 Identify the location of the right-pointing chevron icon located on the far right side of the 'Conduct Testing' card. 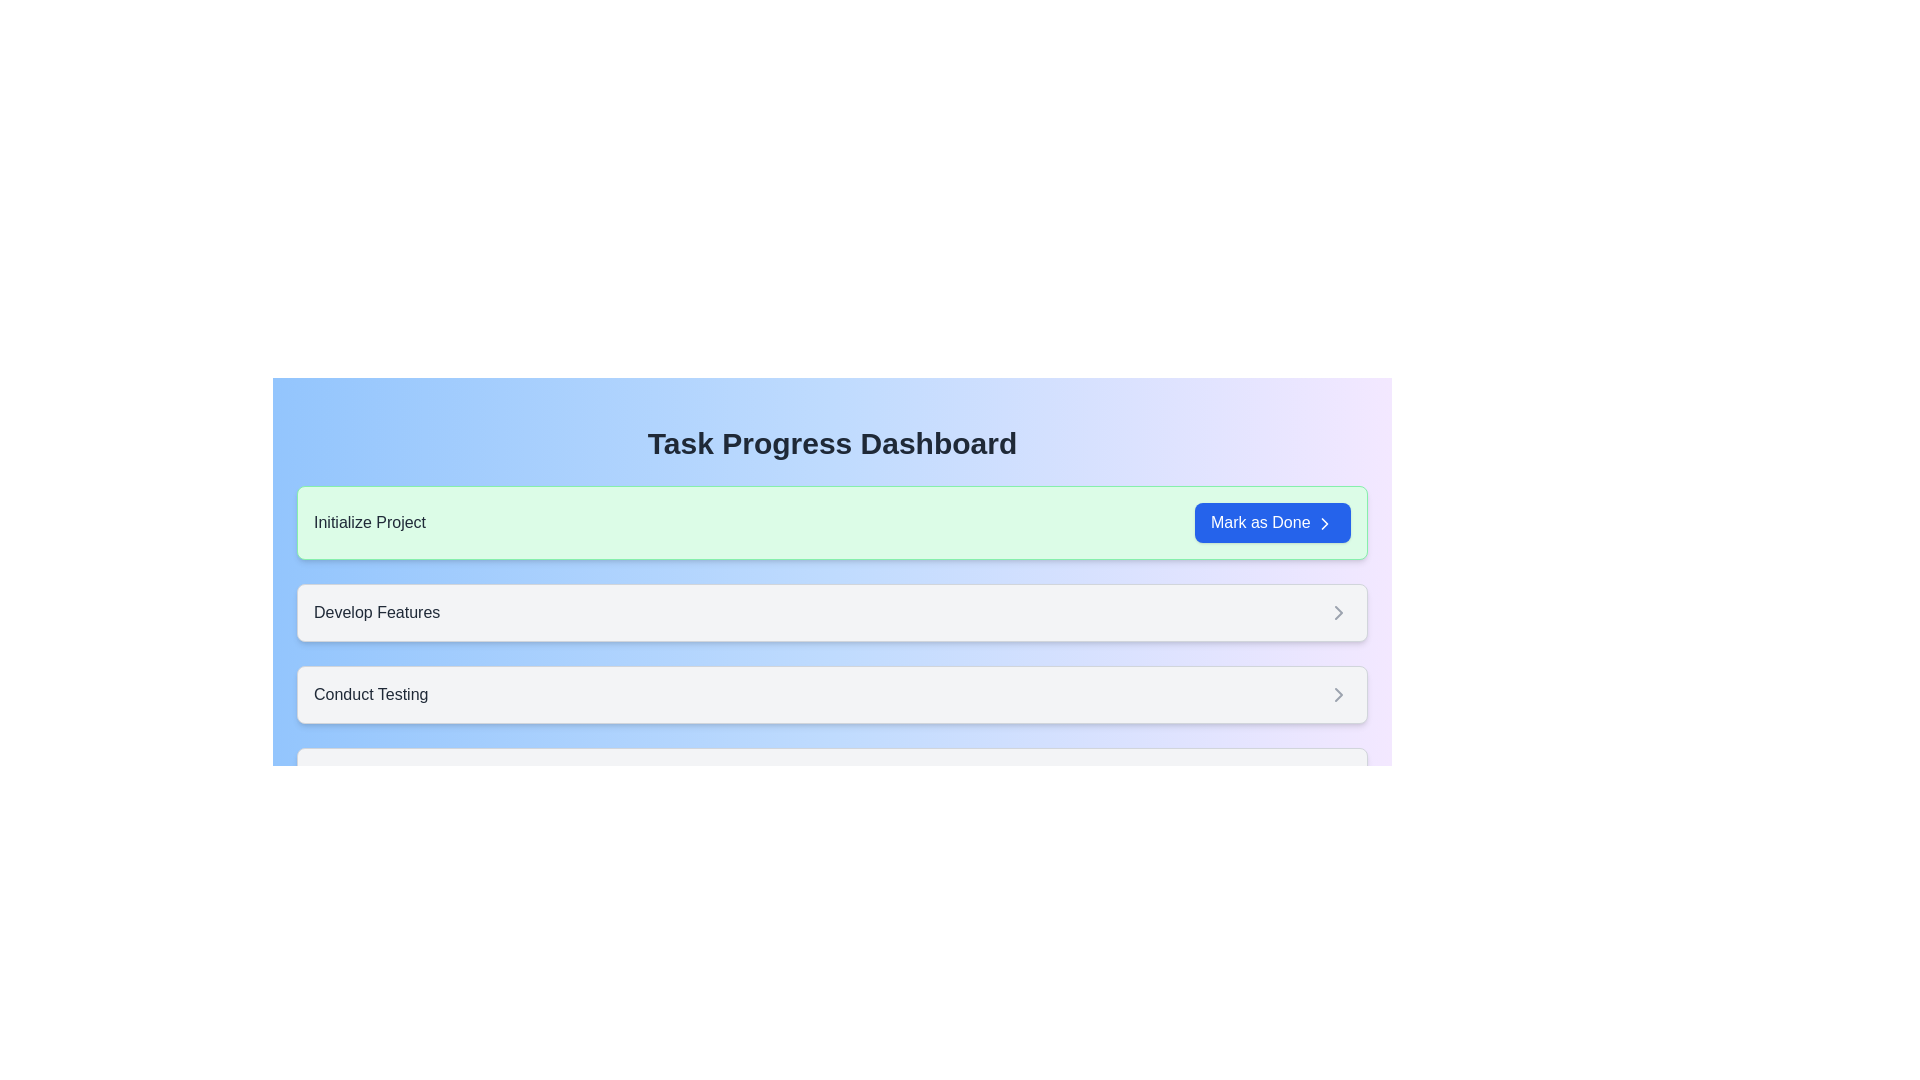
(1339, 693).